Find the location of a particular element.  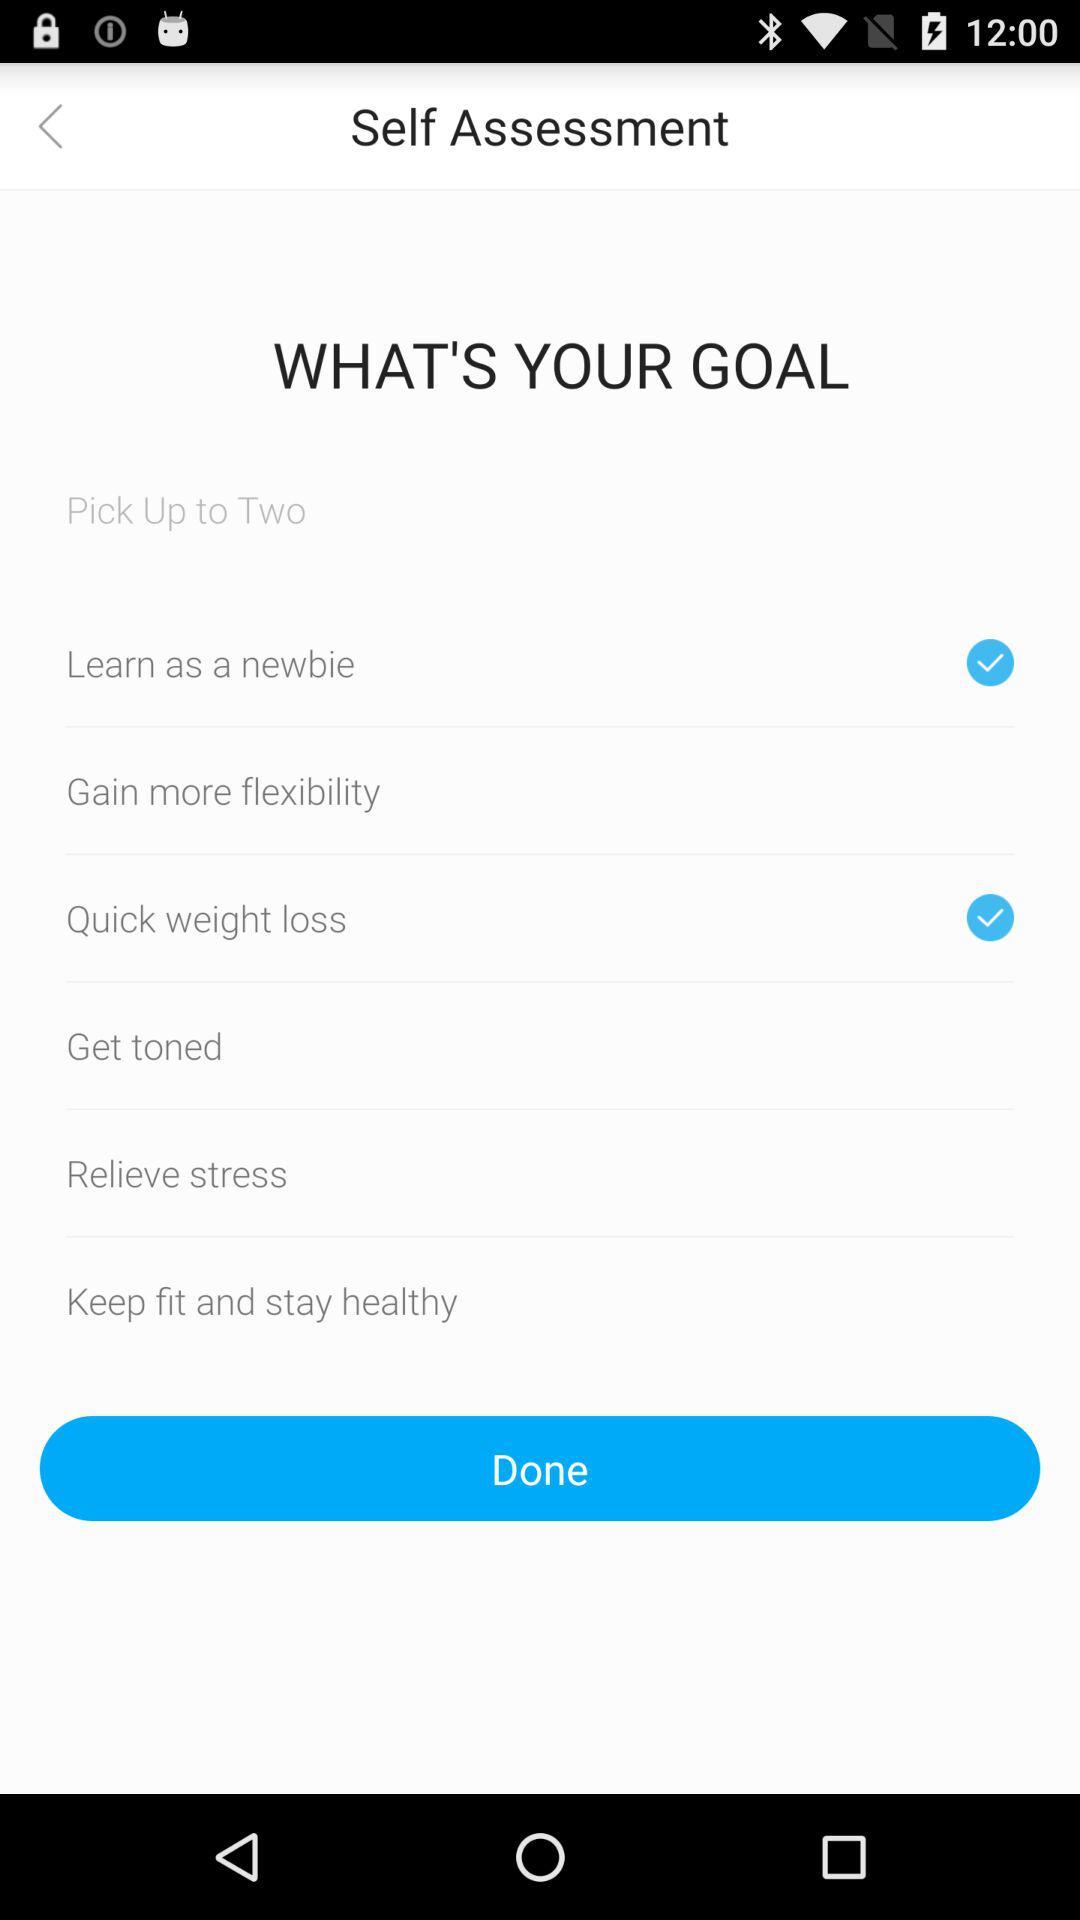

the app to the left of self assessment icon is located at coordinates (61, 124).